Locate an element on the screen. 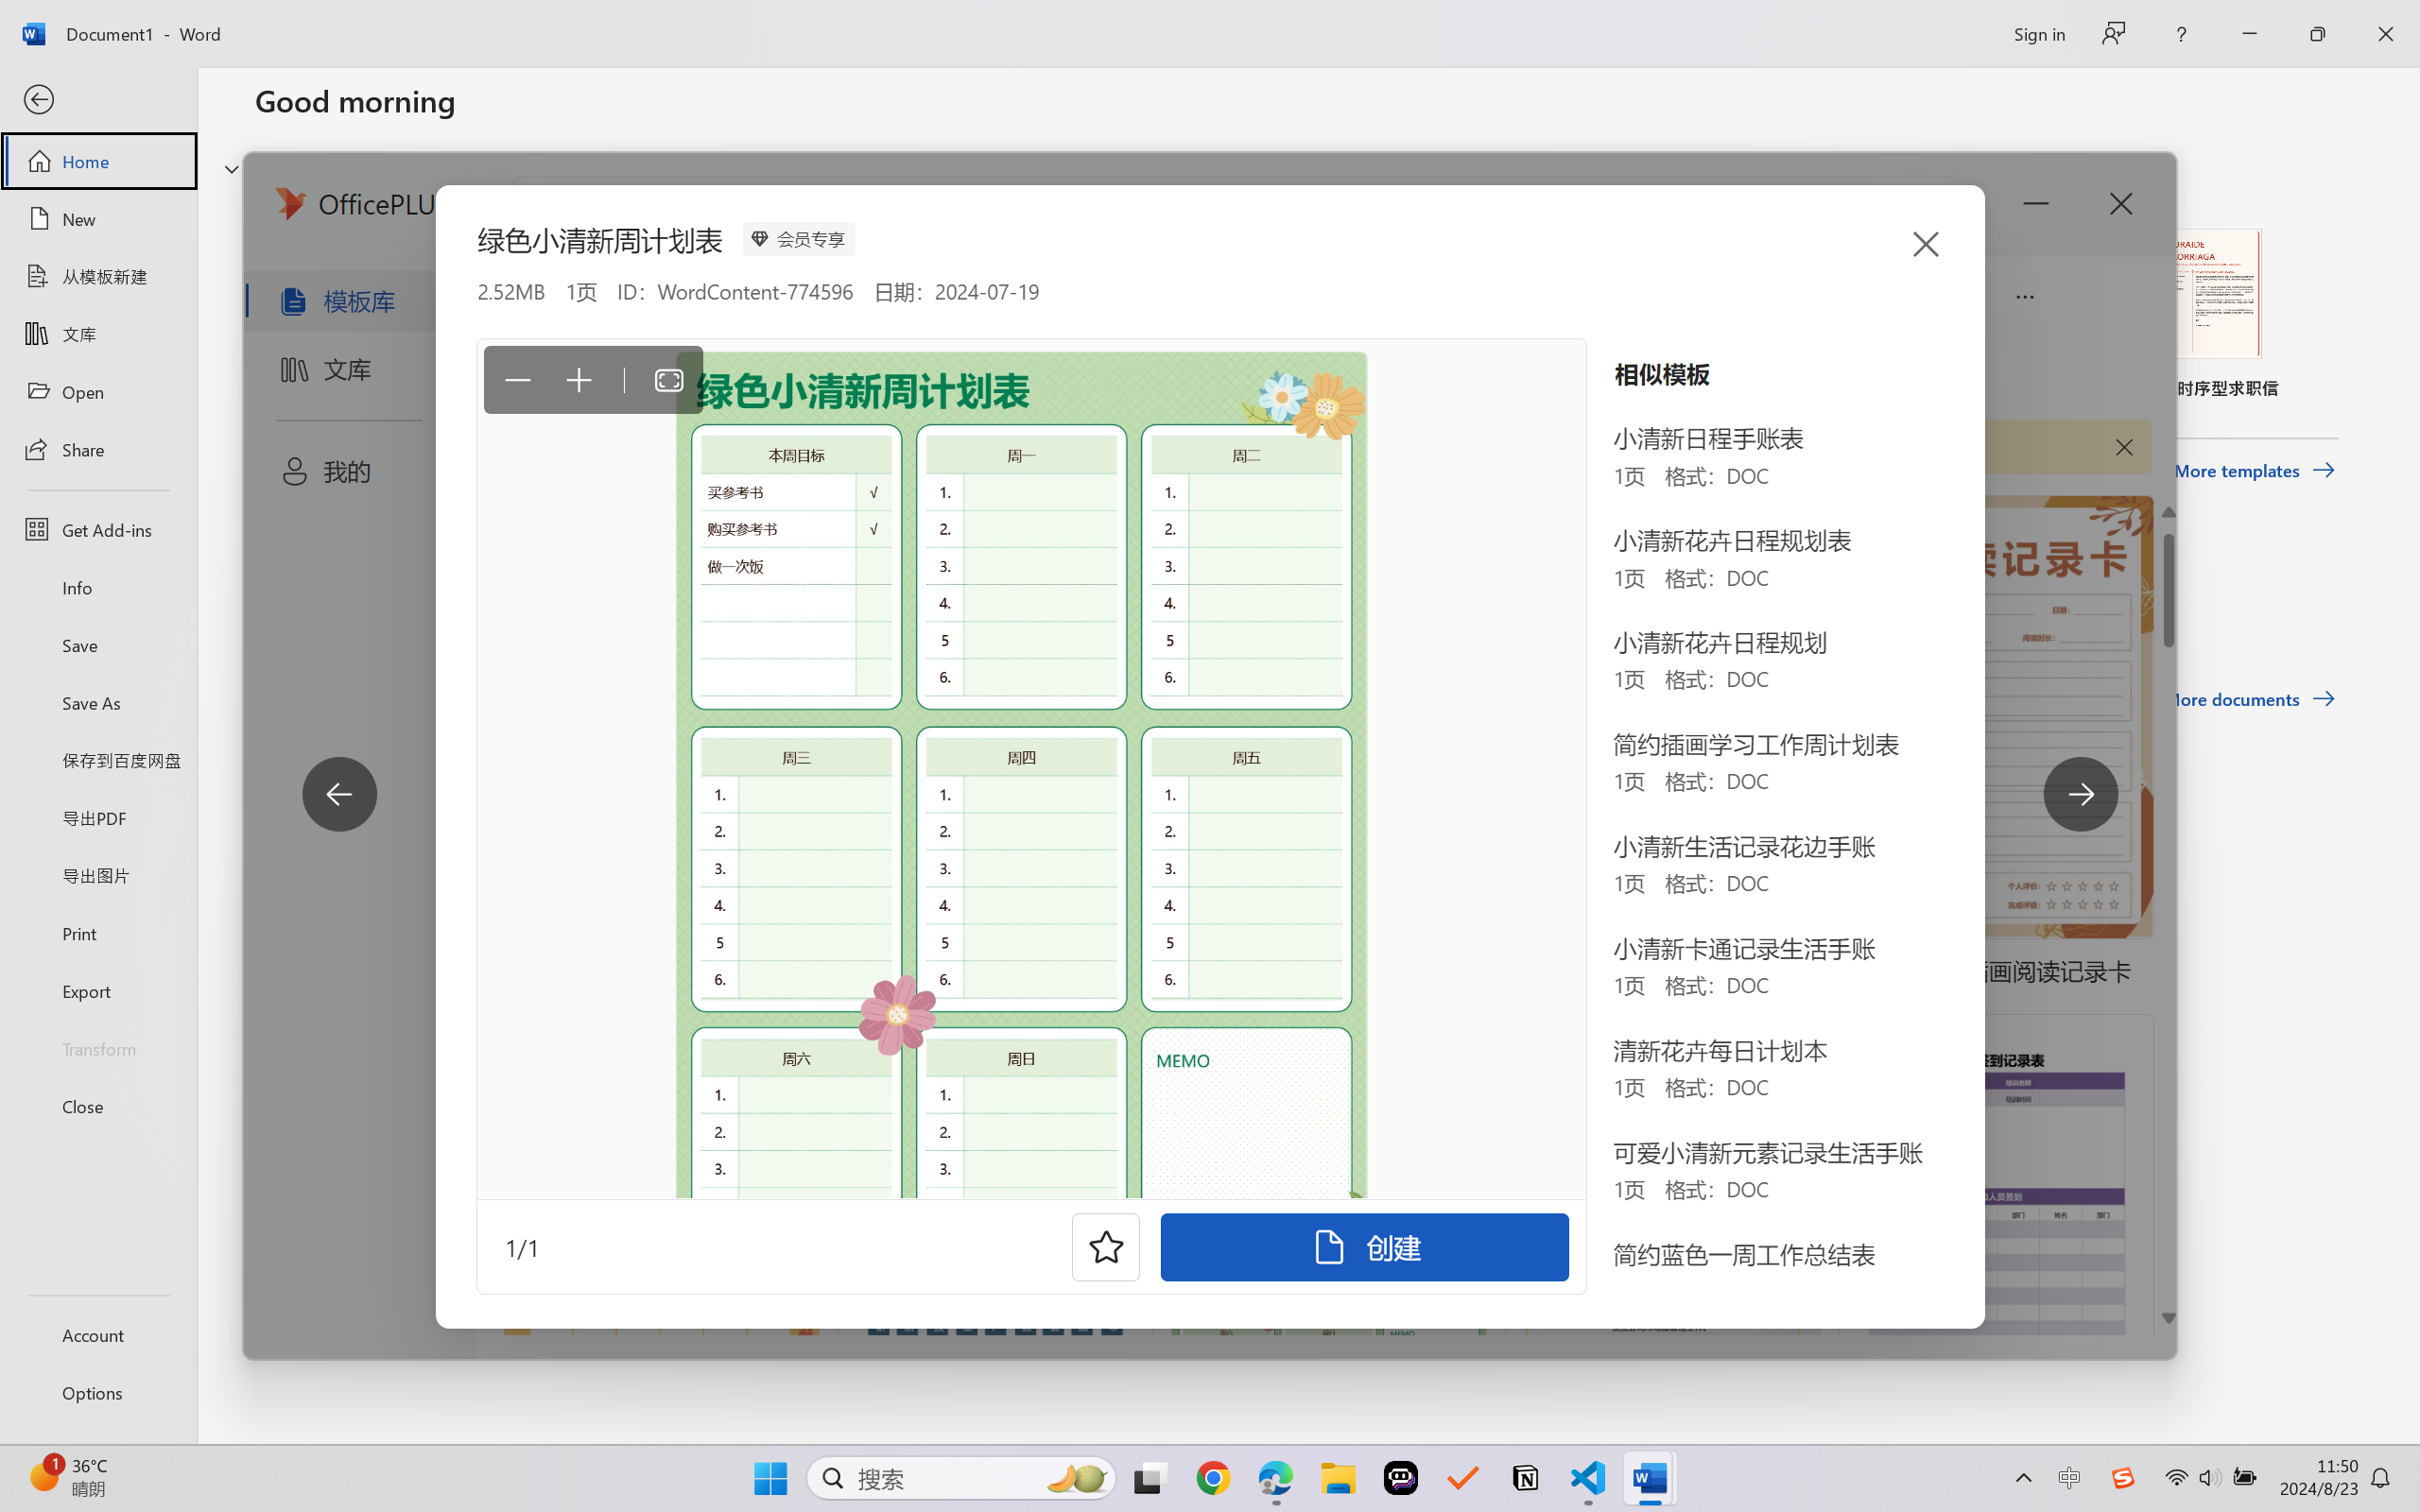  'Account' is located at coordinates (97, 1334).